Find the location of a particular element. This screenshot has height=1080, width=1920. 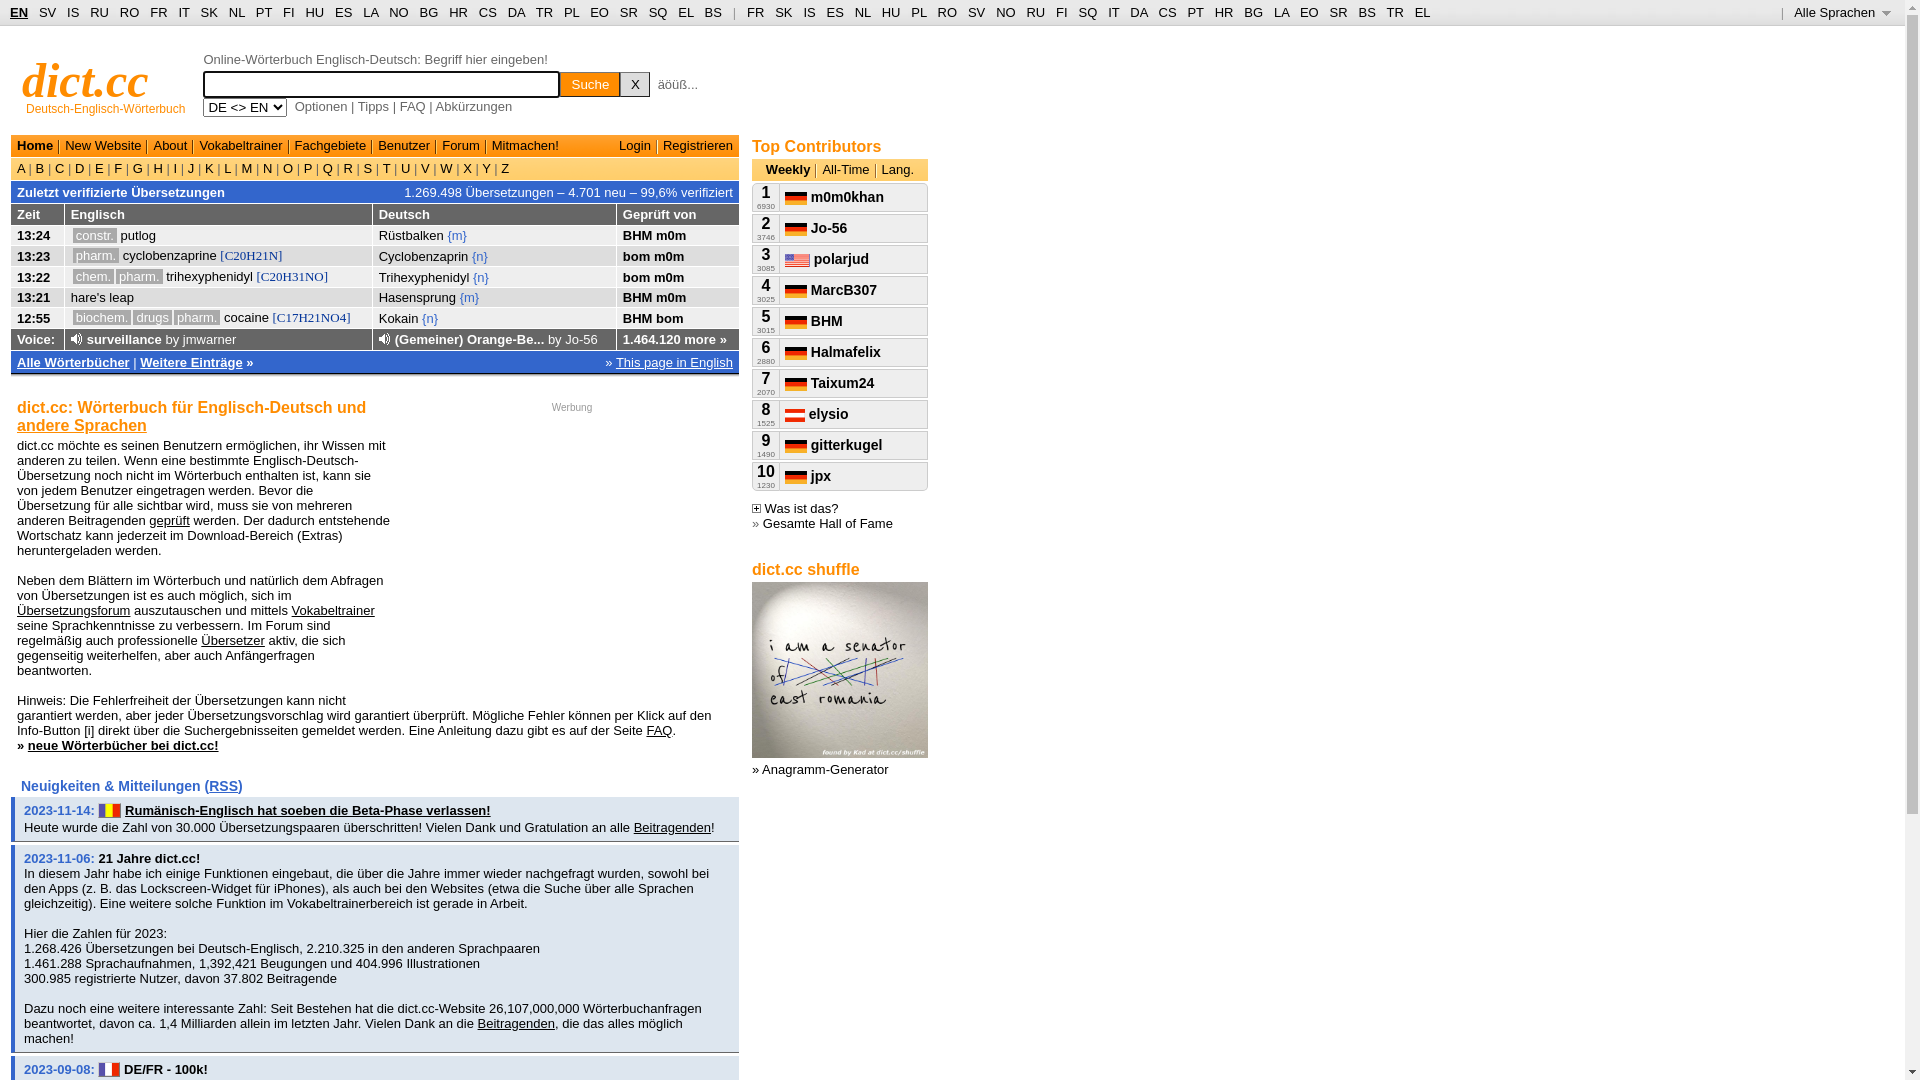

'DA' is located at coordinates (1138, 12).